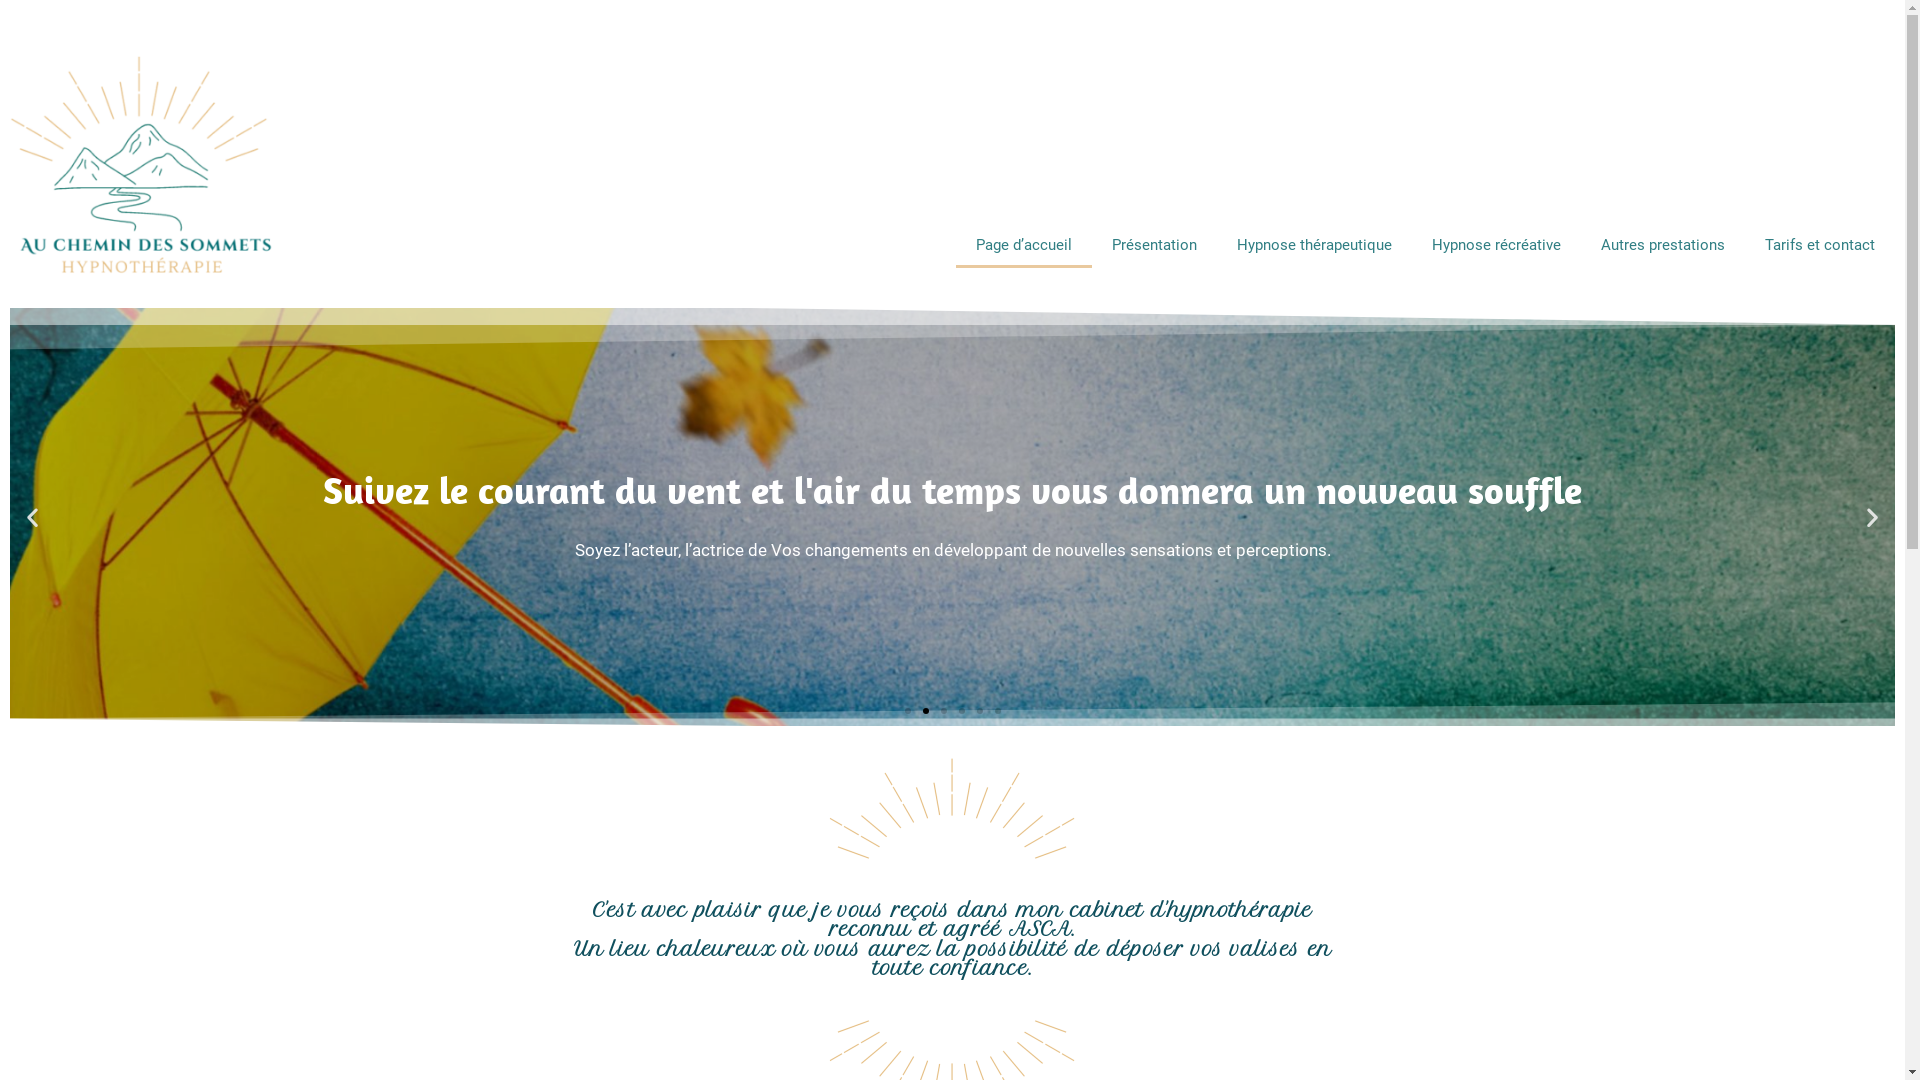  I want to click on 'rayons2', so click(817, 813).